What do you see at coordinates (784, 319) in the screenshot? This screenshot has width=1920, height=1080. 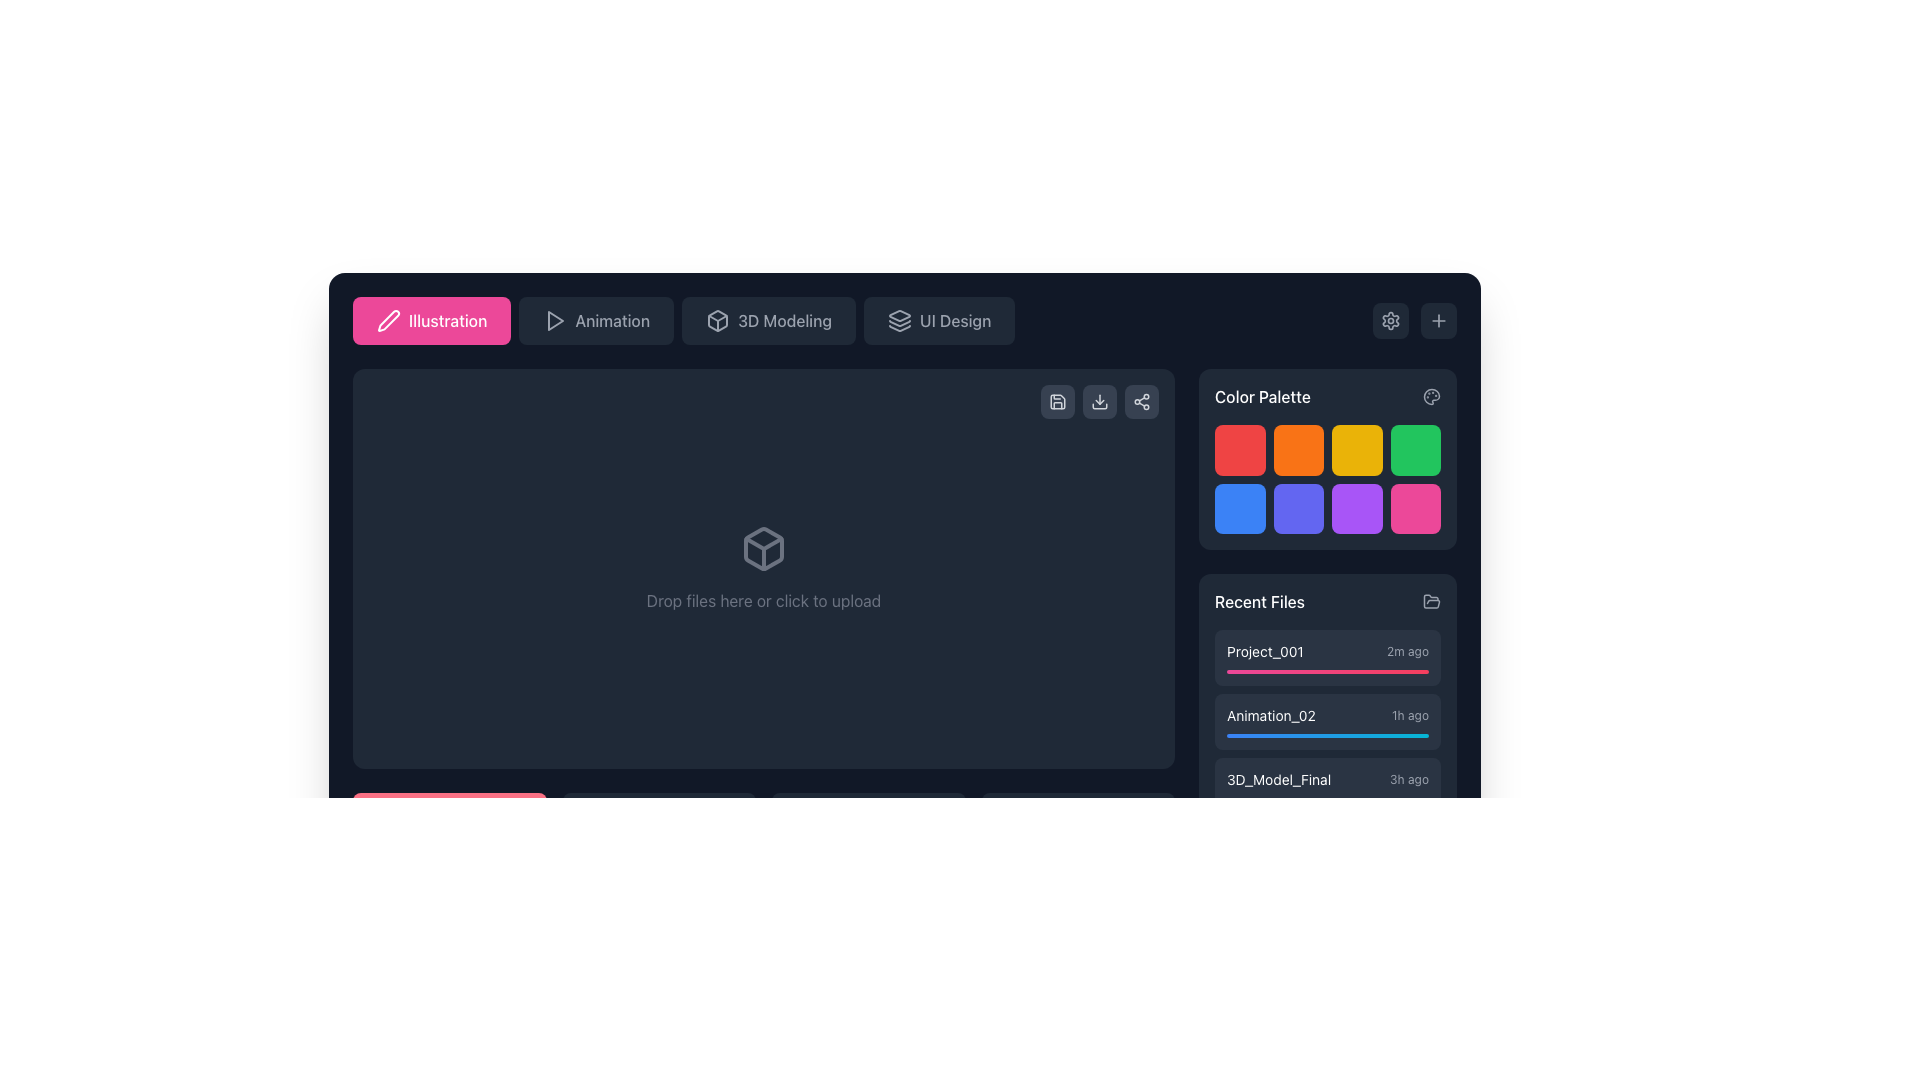 I see `the '3D Modeling' text label within the button located near the top center of the interface` at bounding box center [784, 319].